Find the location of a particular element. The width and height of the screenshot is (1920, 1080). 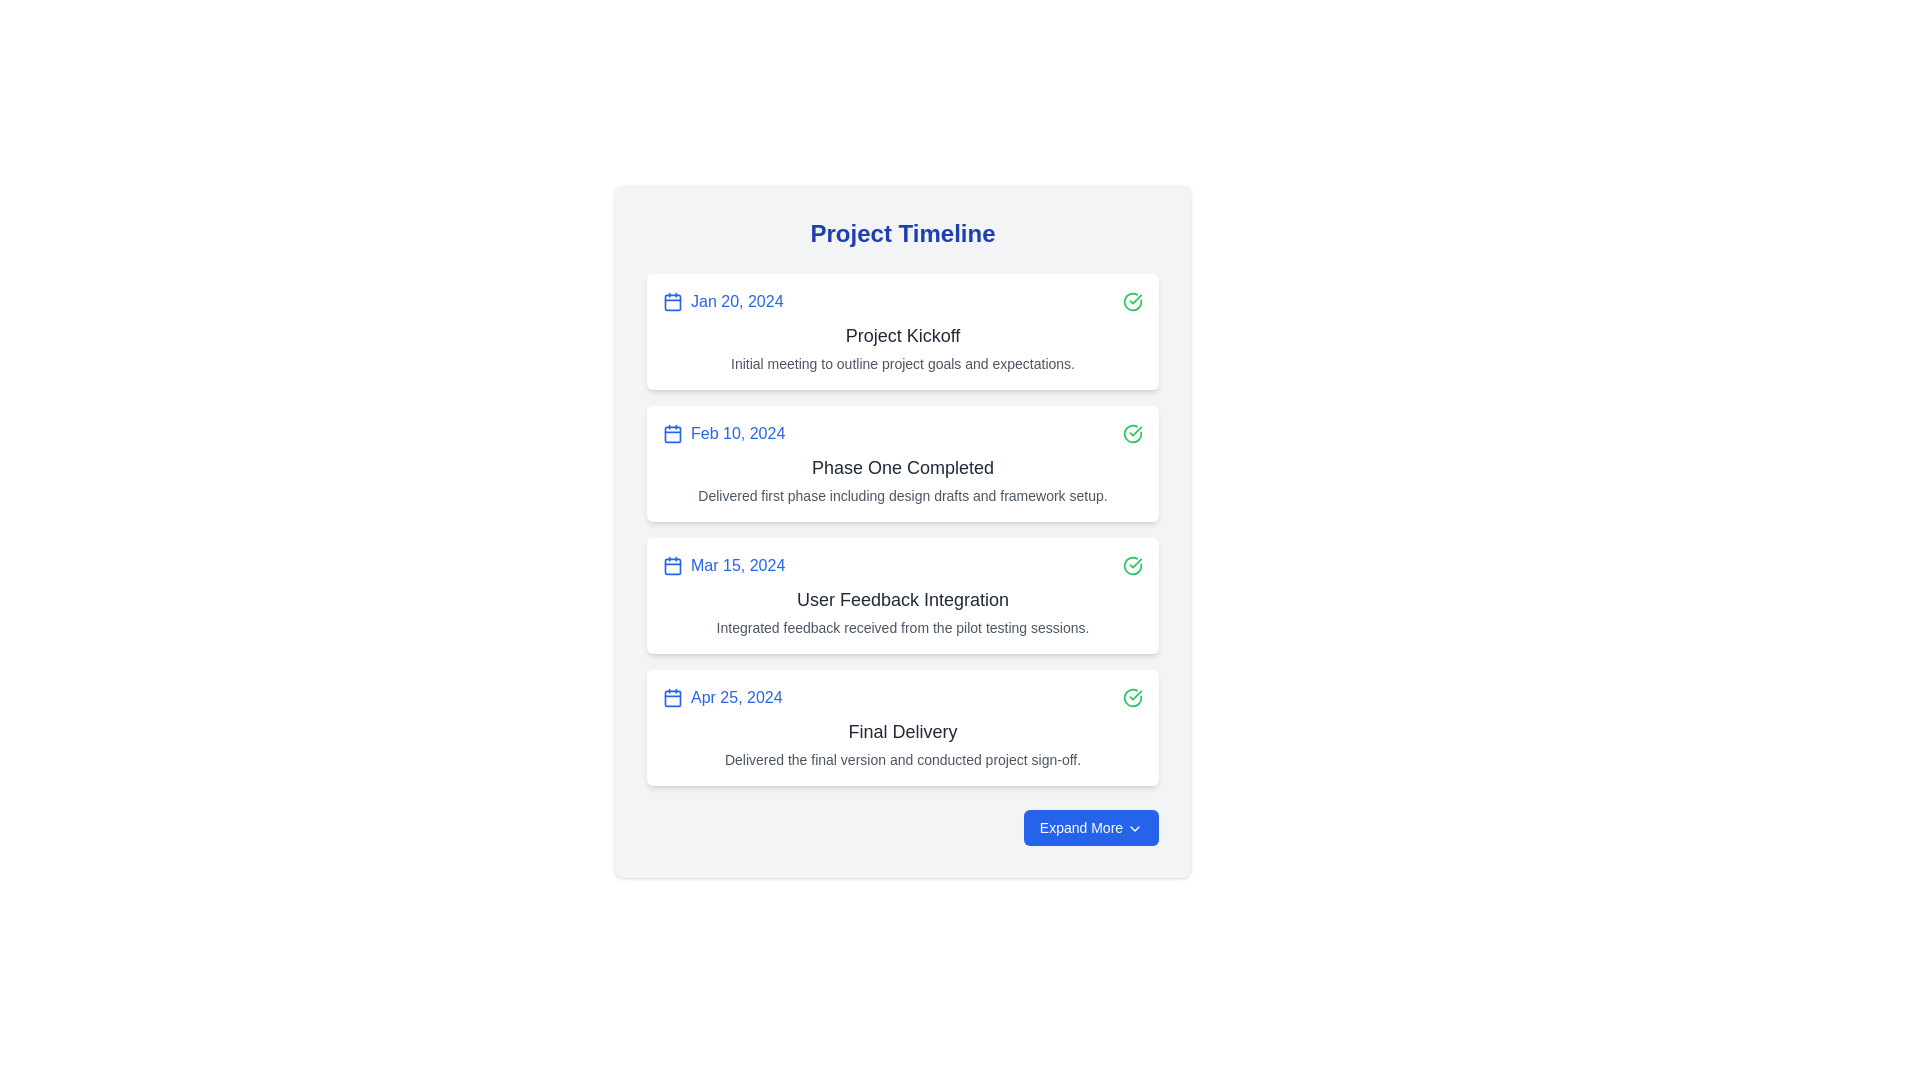

the main body of the calendar component, which is a rounded rectangular area inside the calendar icon, located in the left part of the 'Feb 10, 2024' timeline entry is located at coordinates (672, 433).